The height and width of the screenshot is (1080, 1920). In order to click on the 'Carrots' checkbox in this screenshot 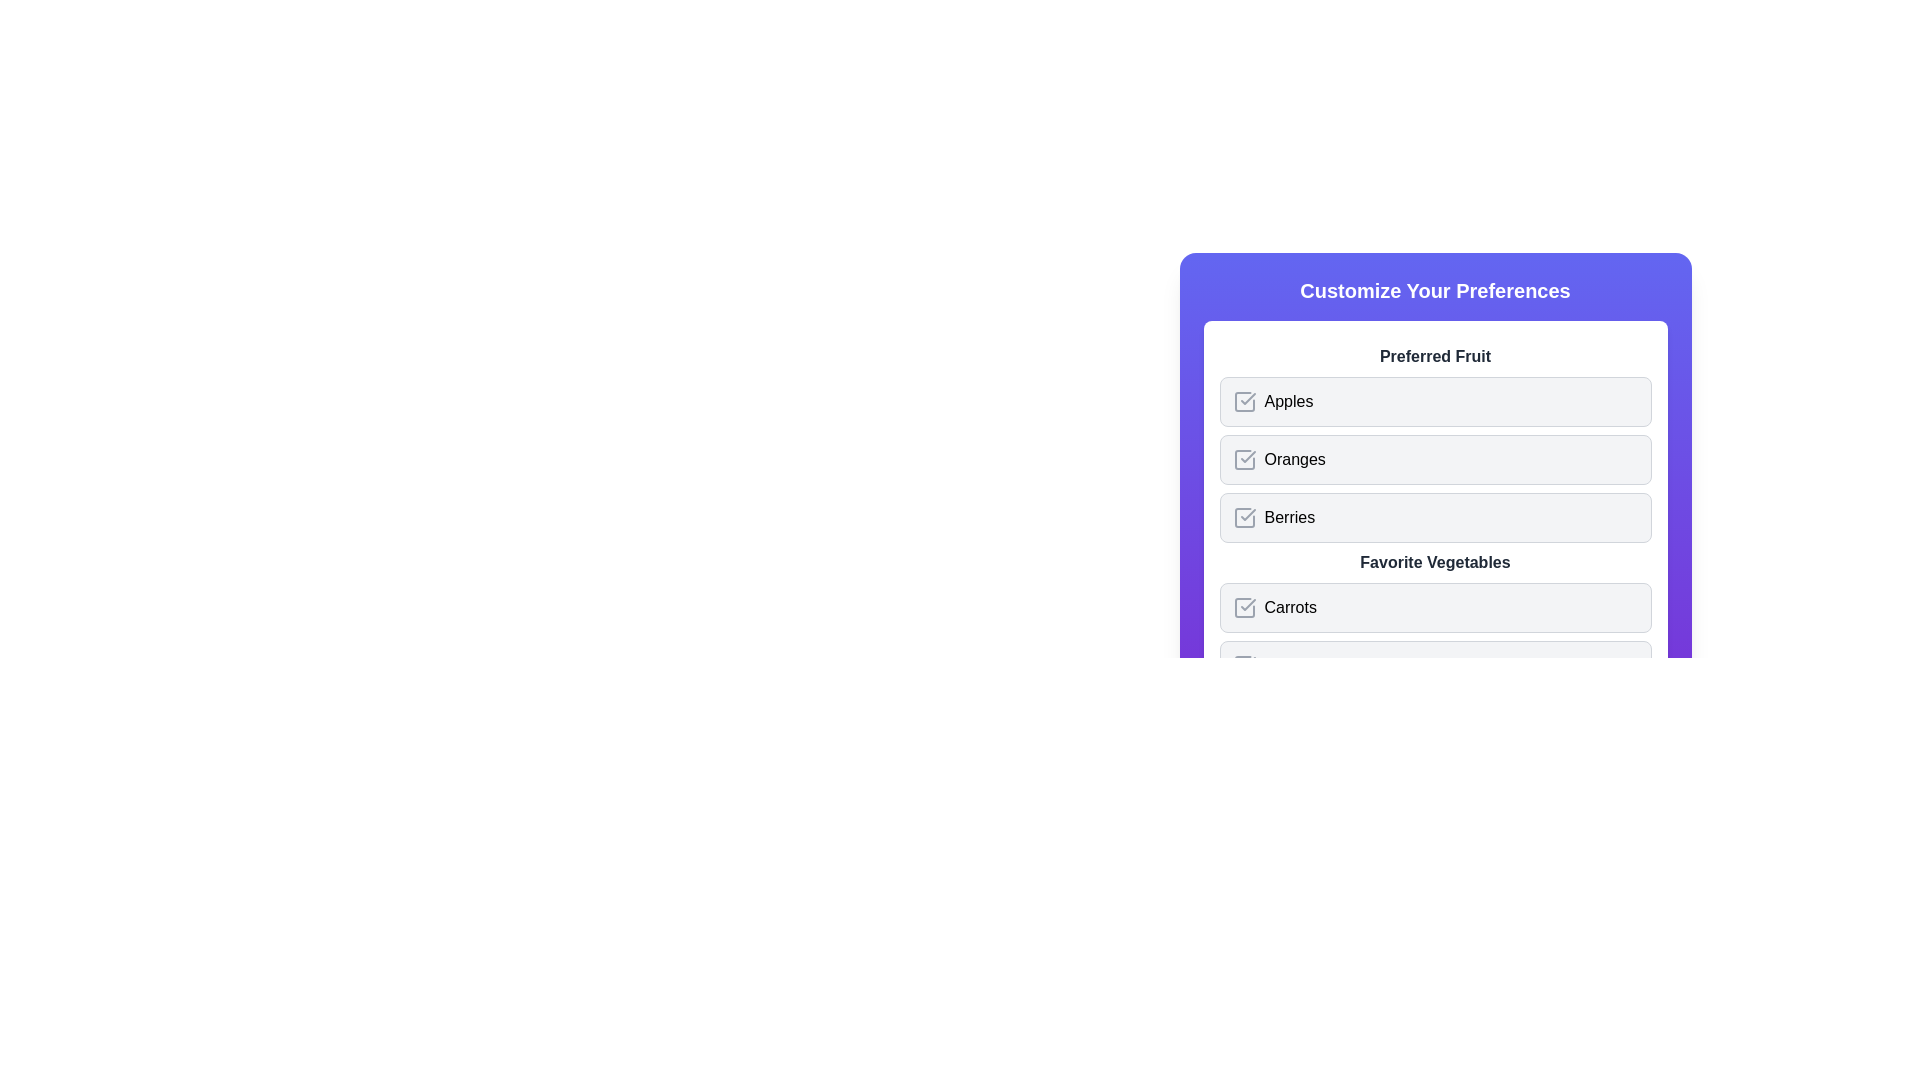, I will do `click(1242, 607)`.